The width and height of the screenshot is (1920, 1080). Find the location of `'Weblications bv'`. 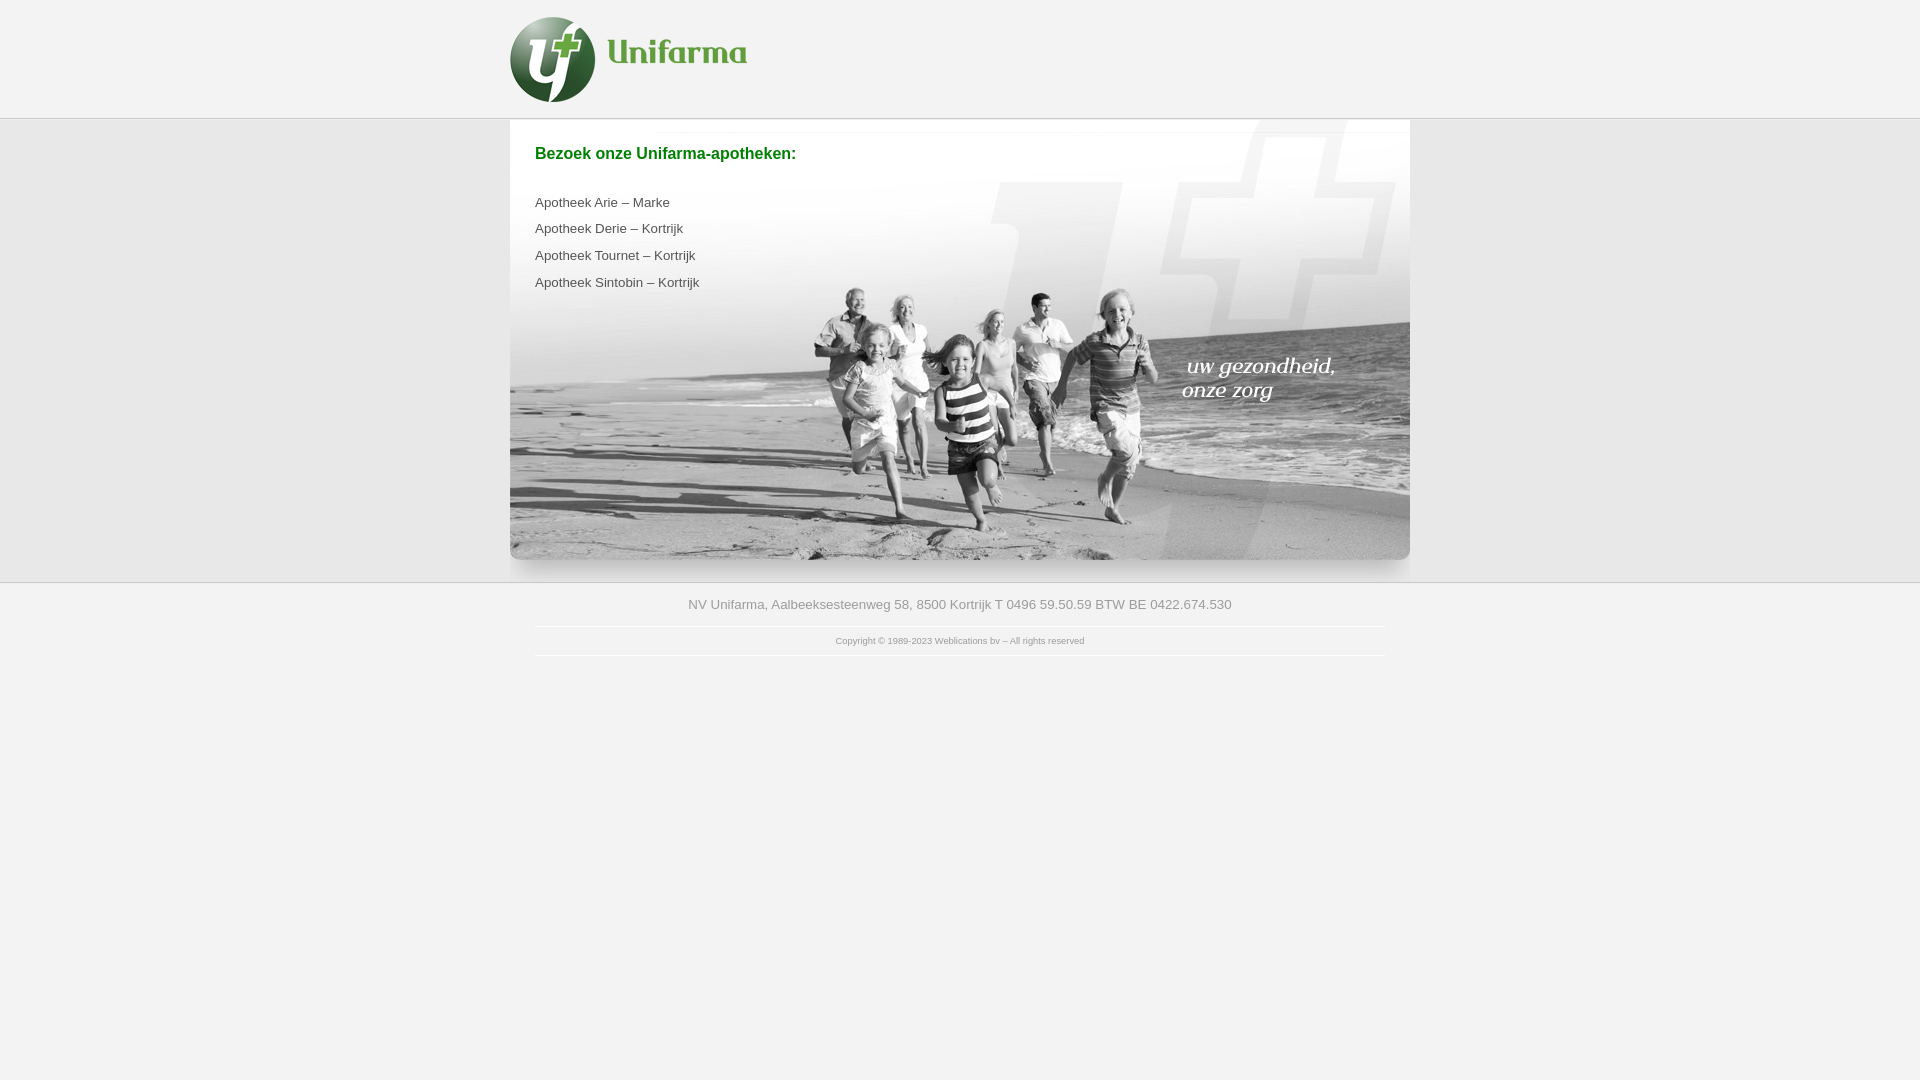

'Weblications bv' is located at coordinates (967, 640).